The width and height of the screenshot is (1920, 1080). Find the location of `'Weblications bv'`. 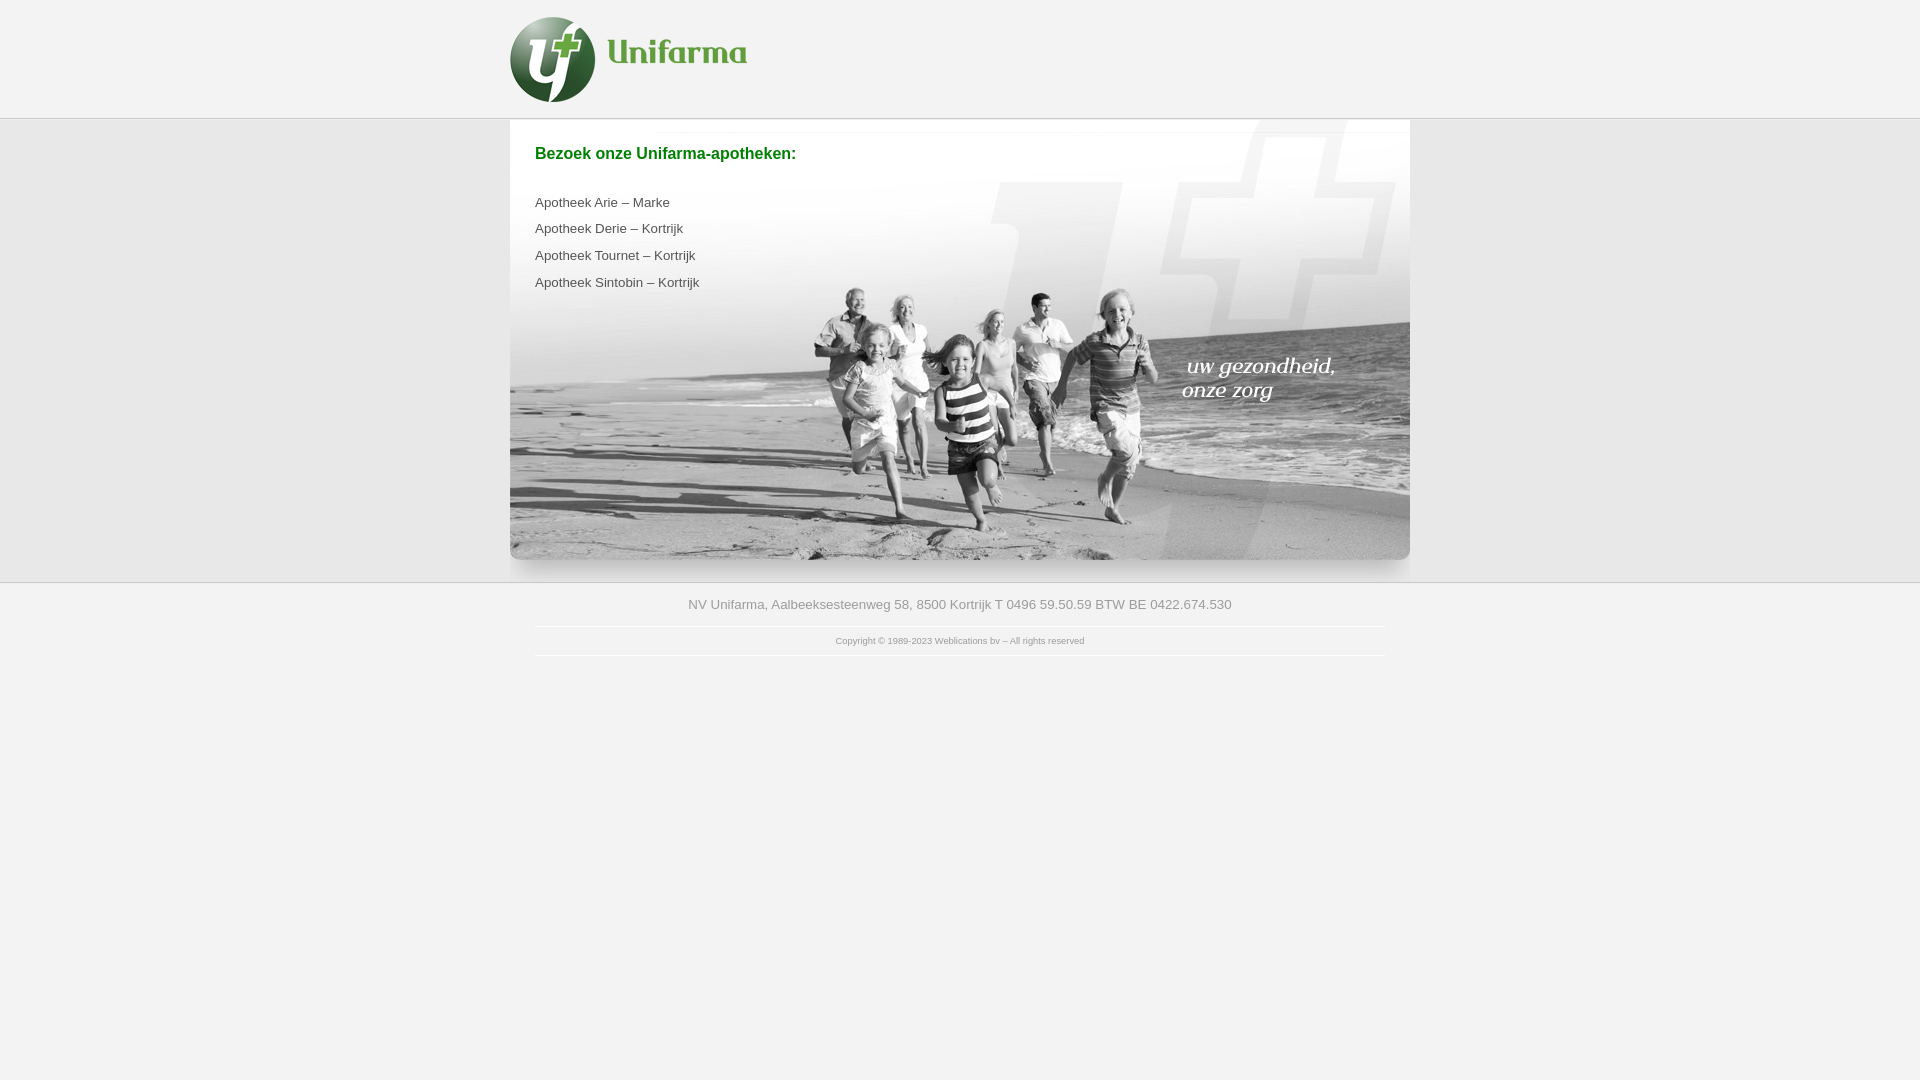

'Weblications bv' is located at coordinates (967, 640).